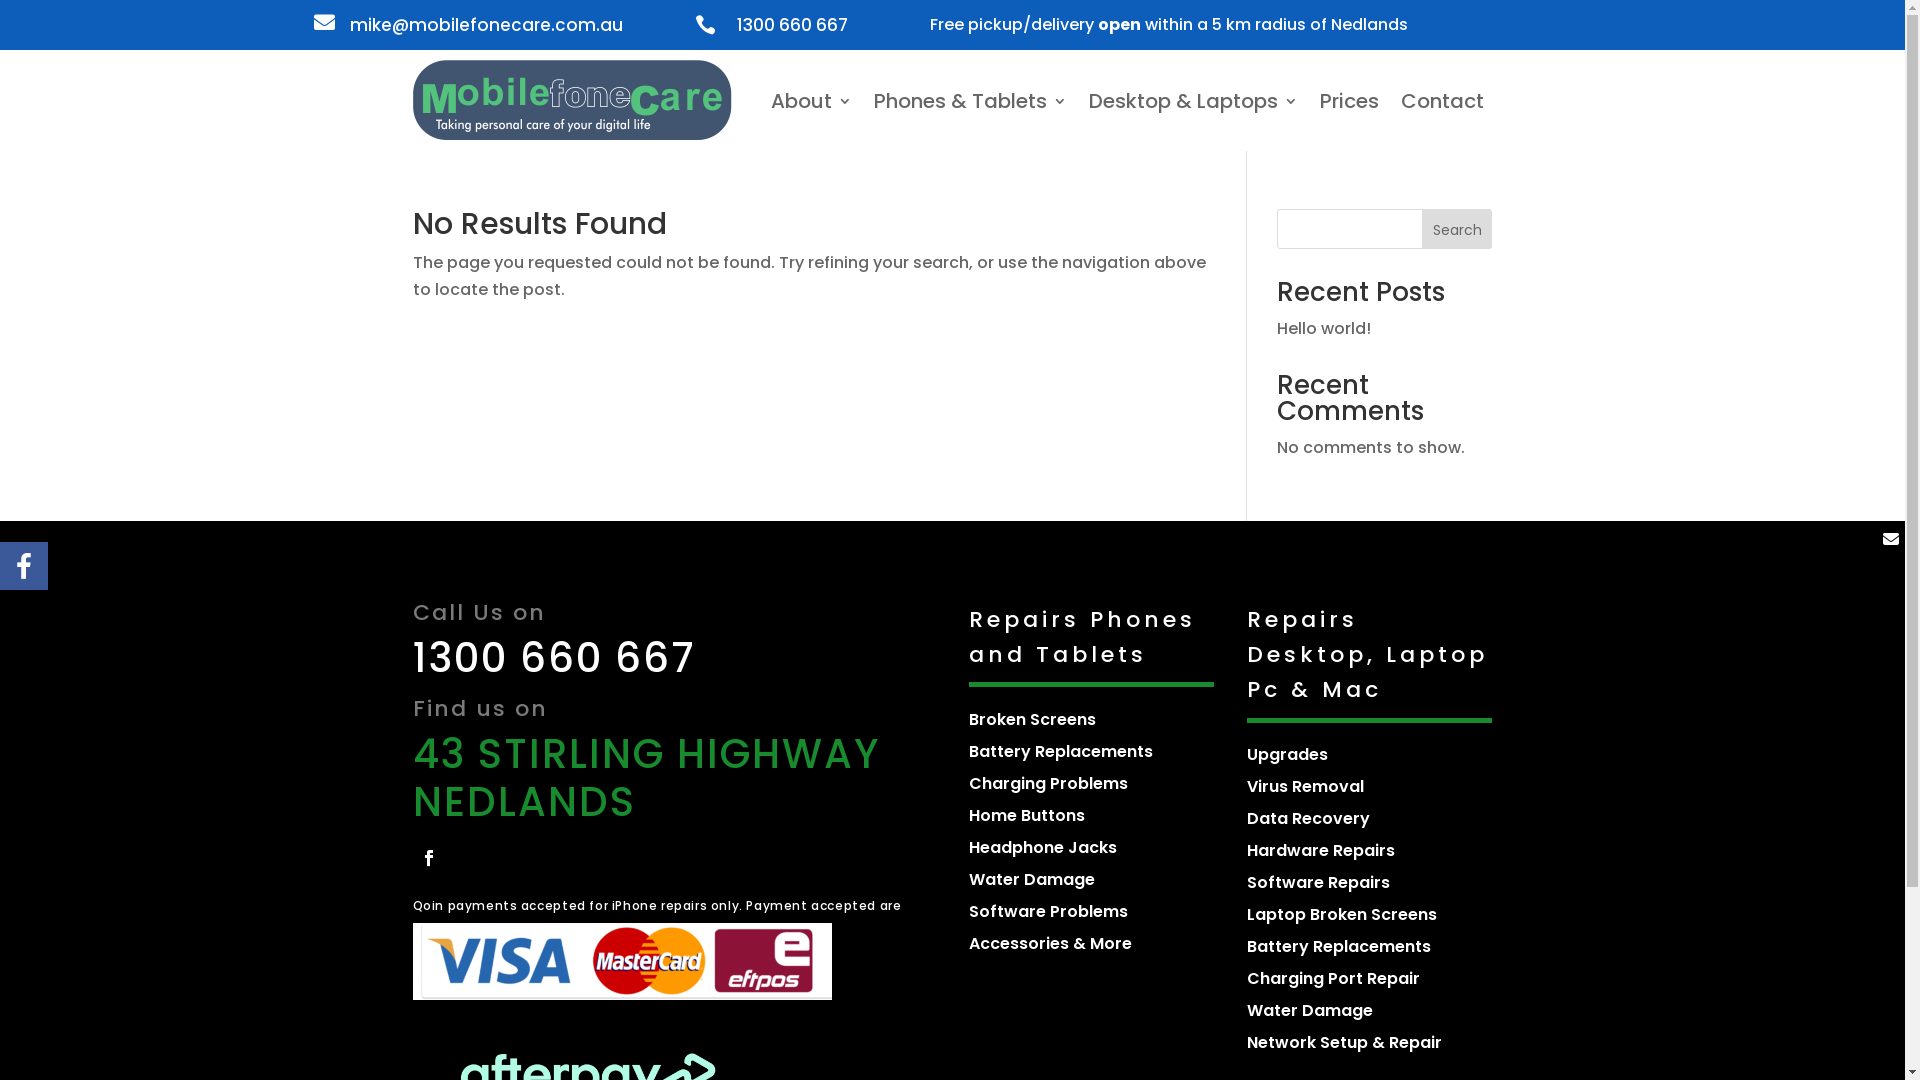 The image size is (1920, 1080). What do you see at coordinates (1457, 227) in the screenshot?
I see `'Search'` at bounding box center [1457, 227].